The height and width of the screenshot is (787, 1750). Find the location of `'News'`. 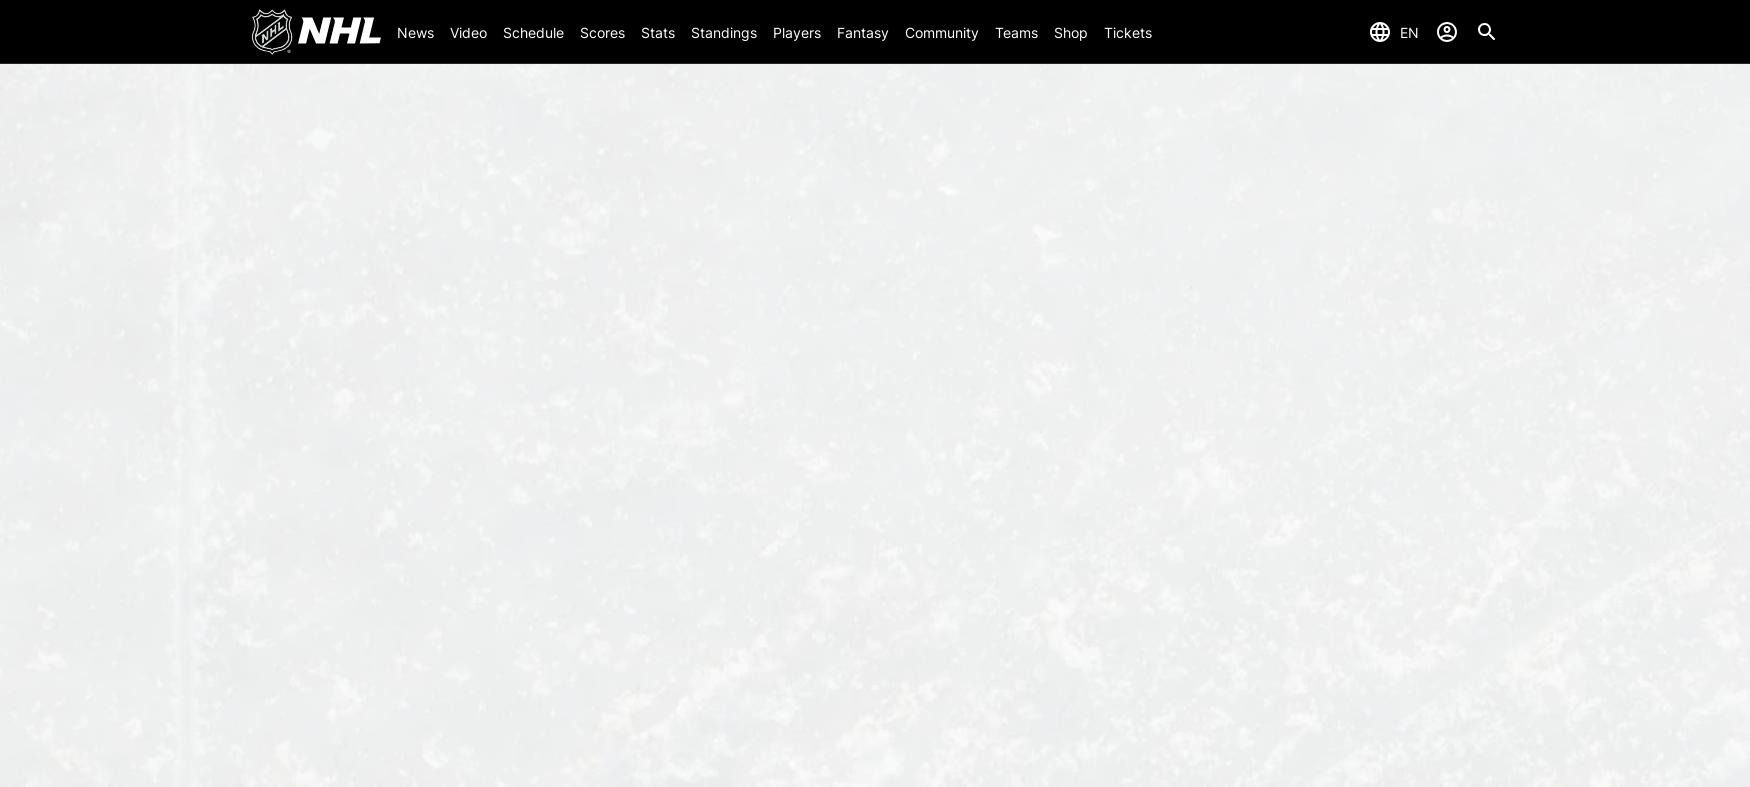

'News' is located at coordinates (413, 30).